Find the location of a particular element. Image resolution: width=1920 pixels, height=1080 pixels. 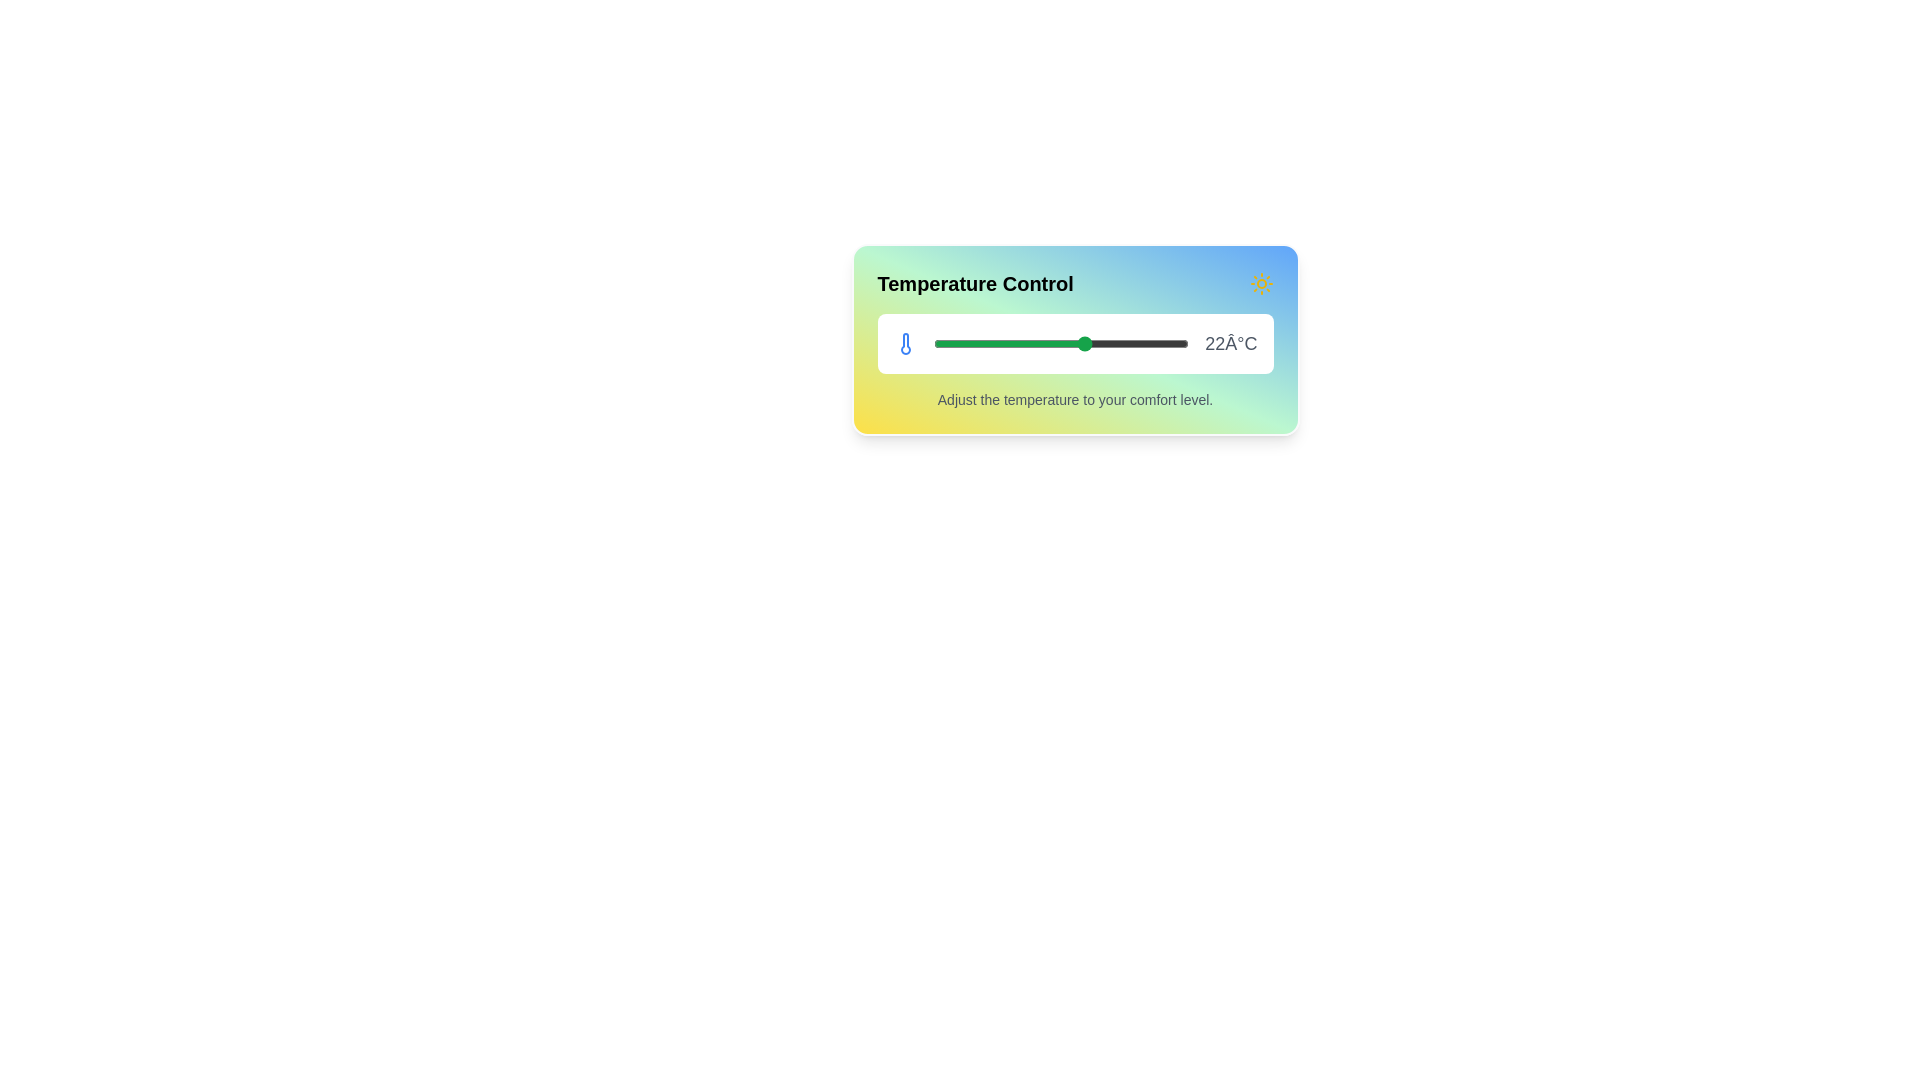

temperature is located at coordinates (1125, 342).